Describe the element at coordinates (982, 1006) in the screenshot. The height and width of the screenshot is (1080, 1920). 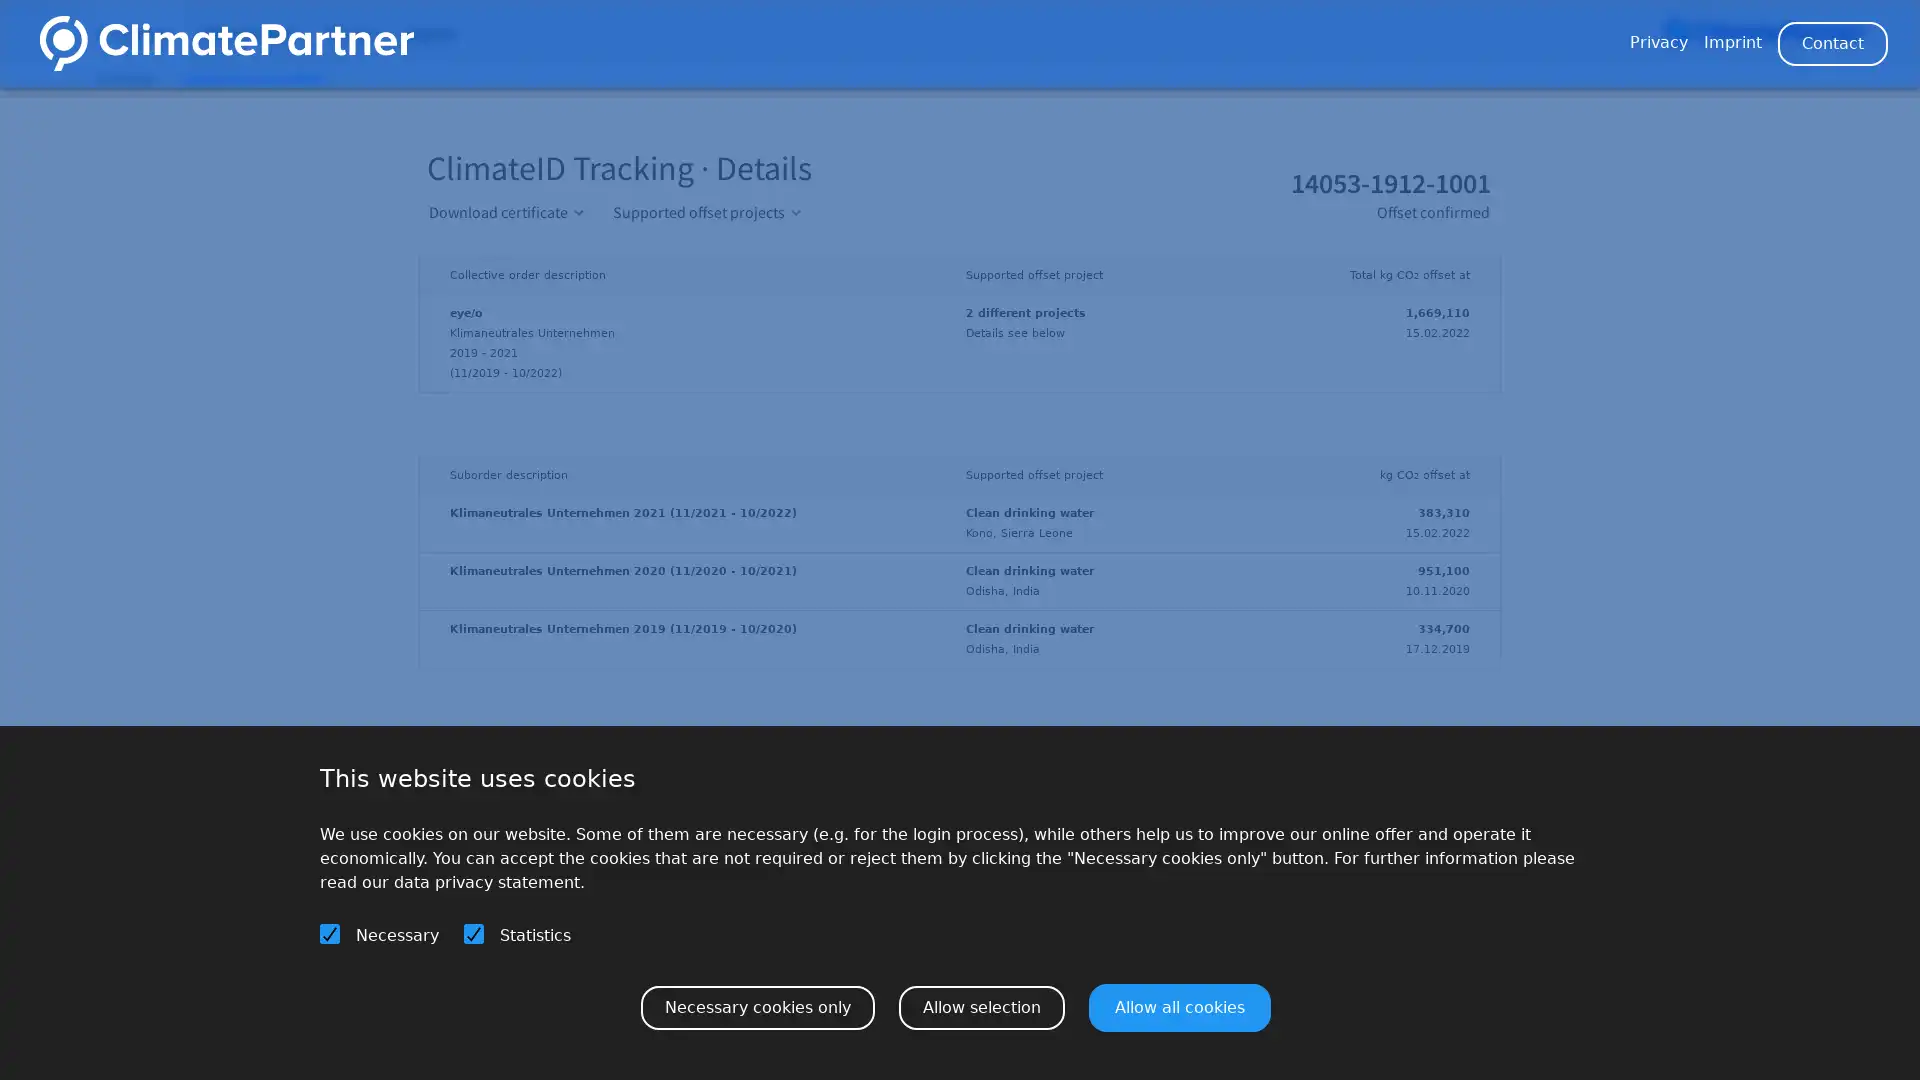
I see `Allow selection` at that location.